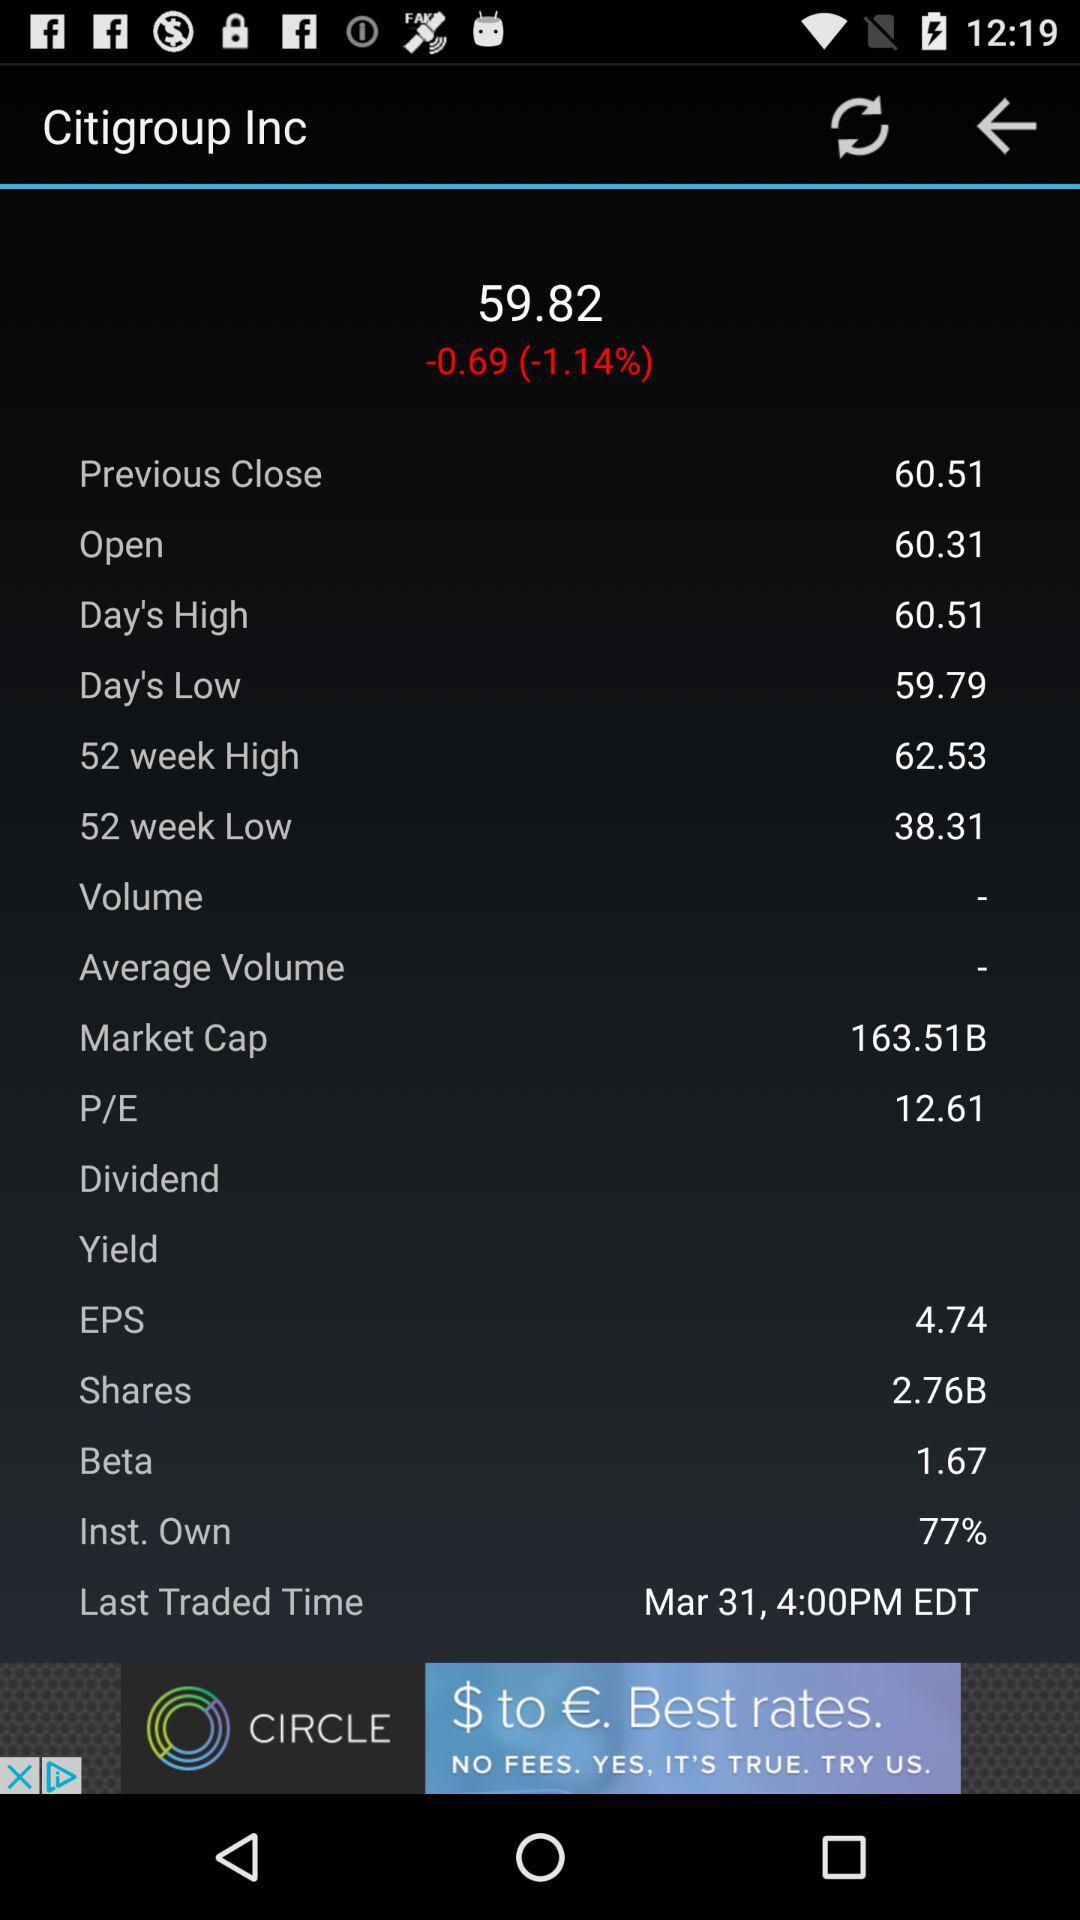  I want to click on adverstisment, so click(540, 1727).